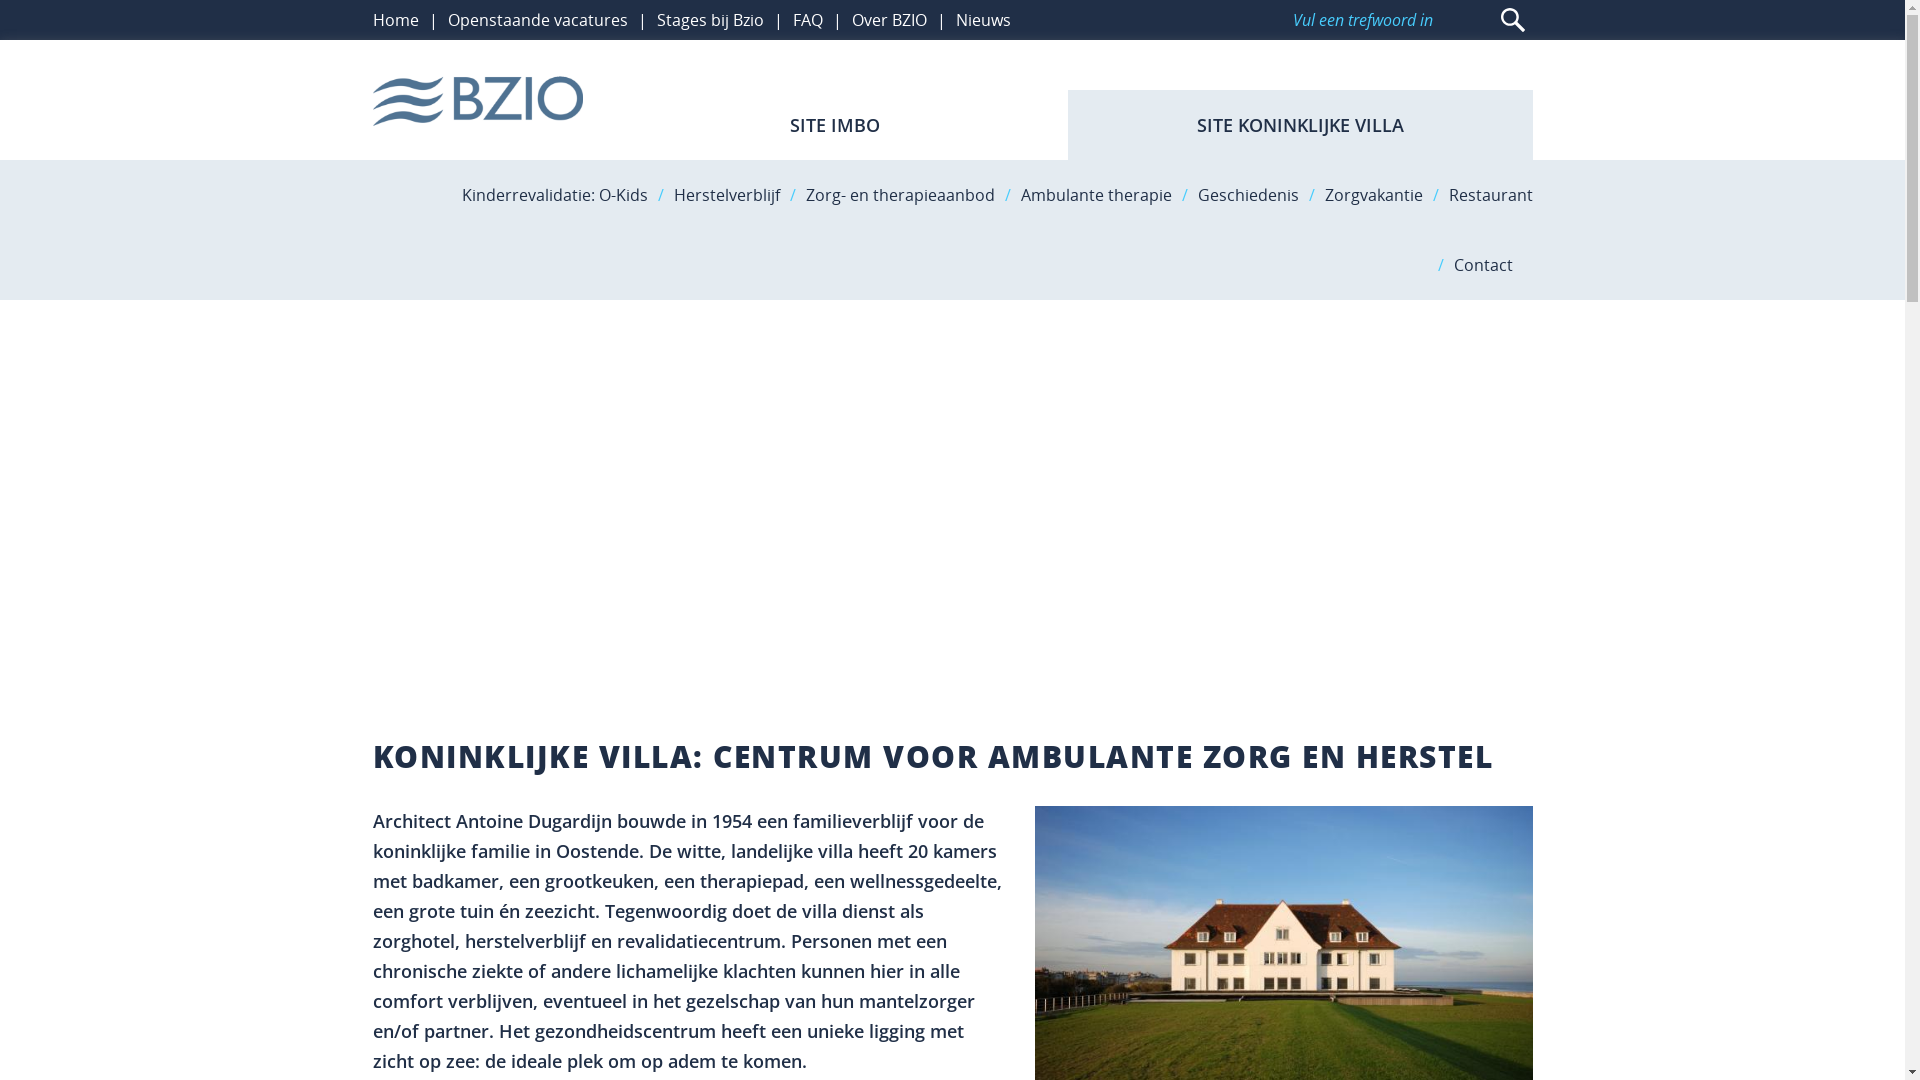 This screenshot has height=1080, width=1920. What do you see at coordinates (851, 19) in the screenshot?
I see `'Over BZIO'` at bounding box center [851, 19].